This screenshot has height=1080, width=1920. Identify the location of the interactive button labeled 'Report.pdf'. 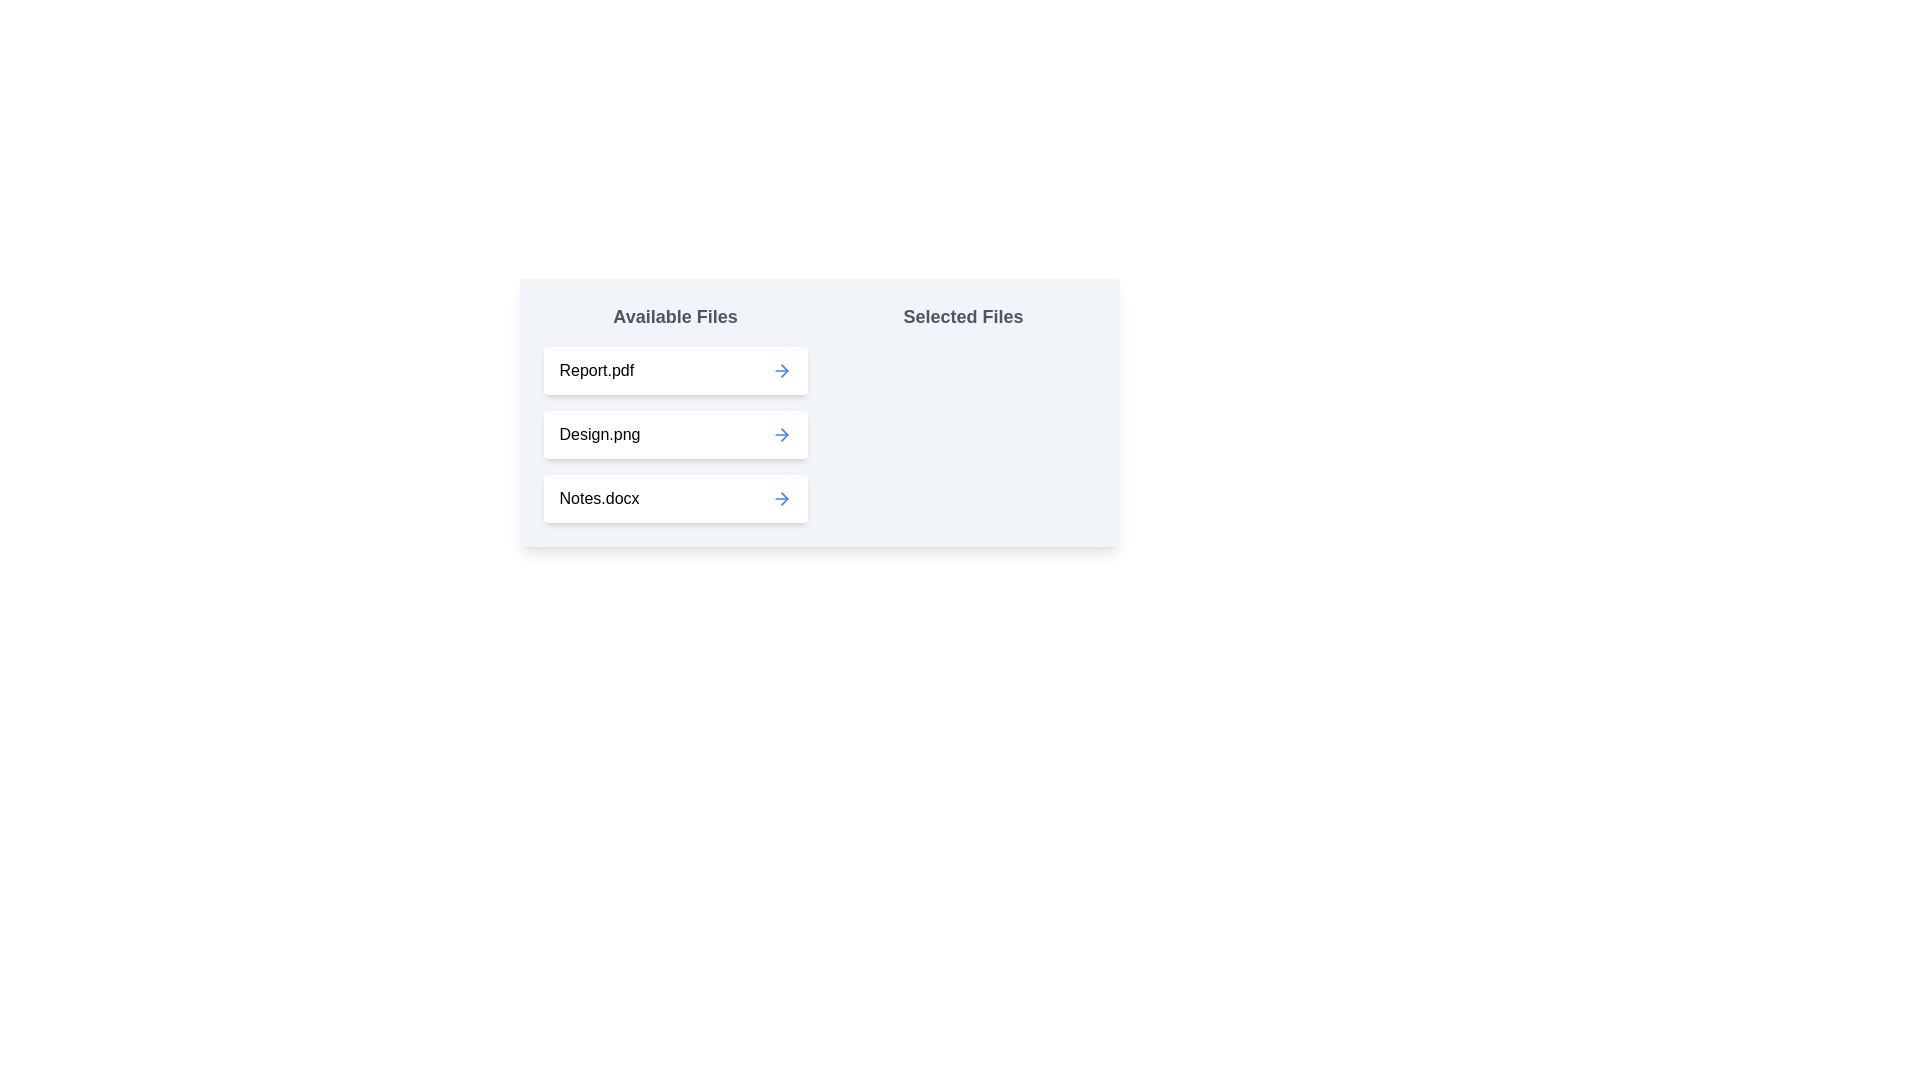
(675, 370).